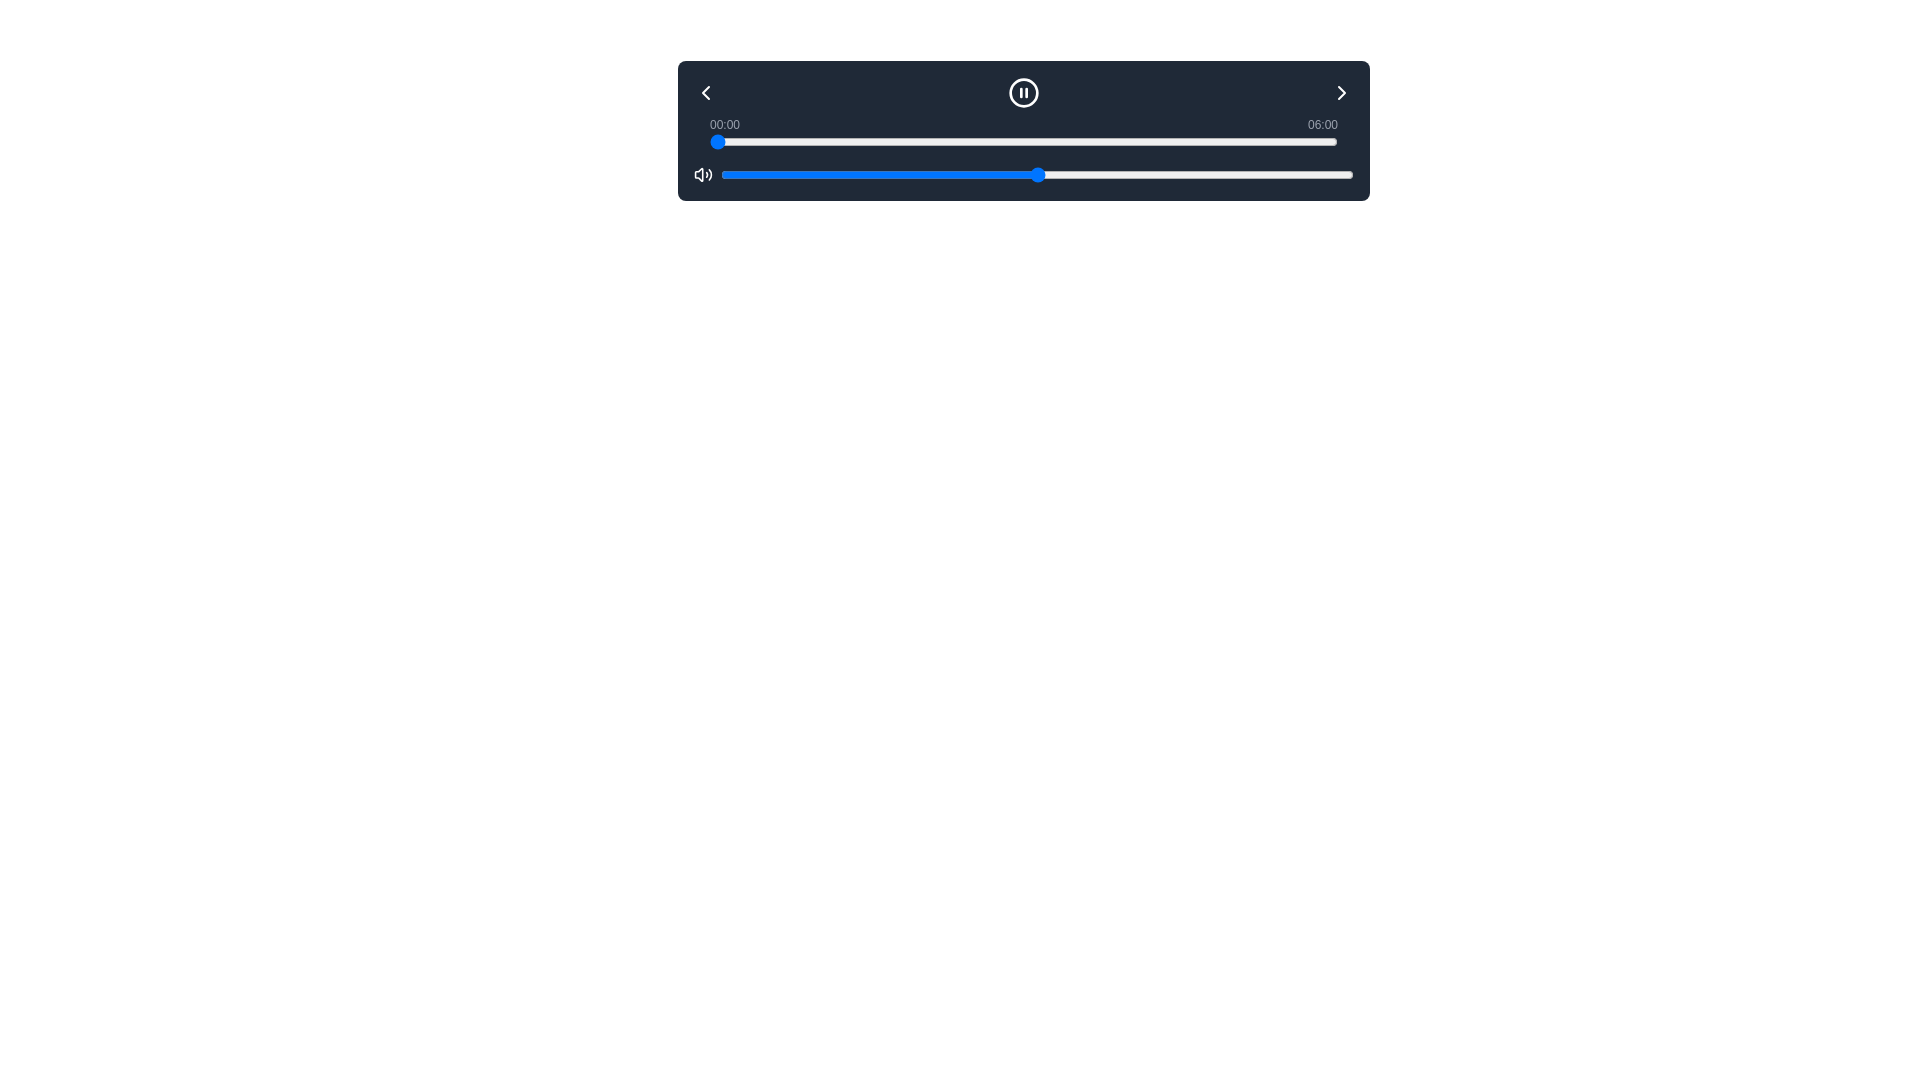  What do you see at coordinates (1232, 141) in the screenshot?
I see `the playback time` at bounding box center [1232, 141].